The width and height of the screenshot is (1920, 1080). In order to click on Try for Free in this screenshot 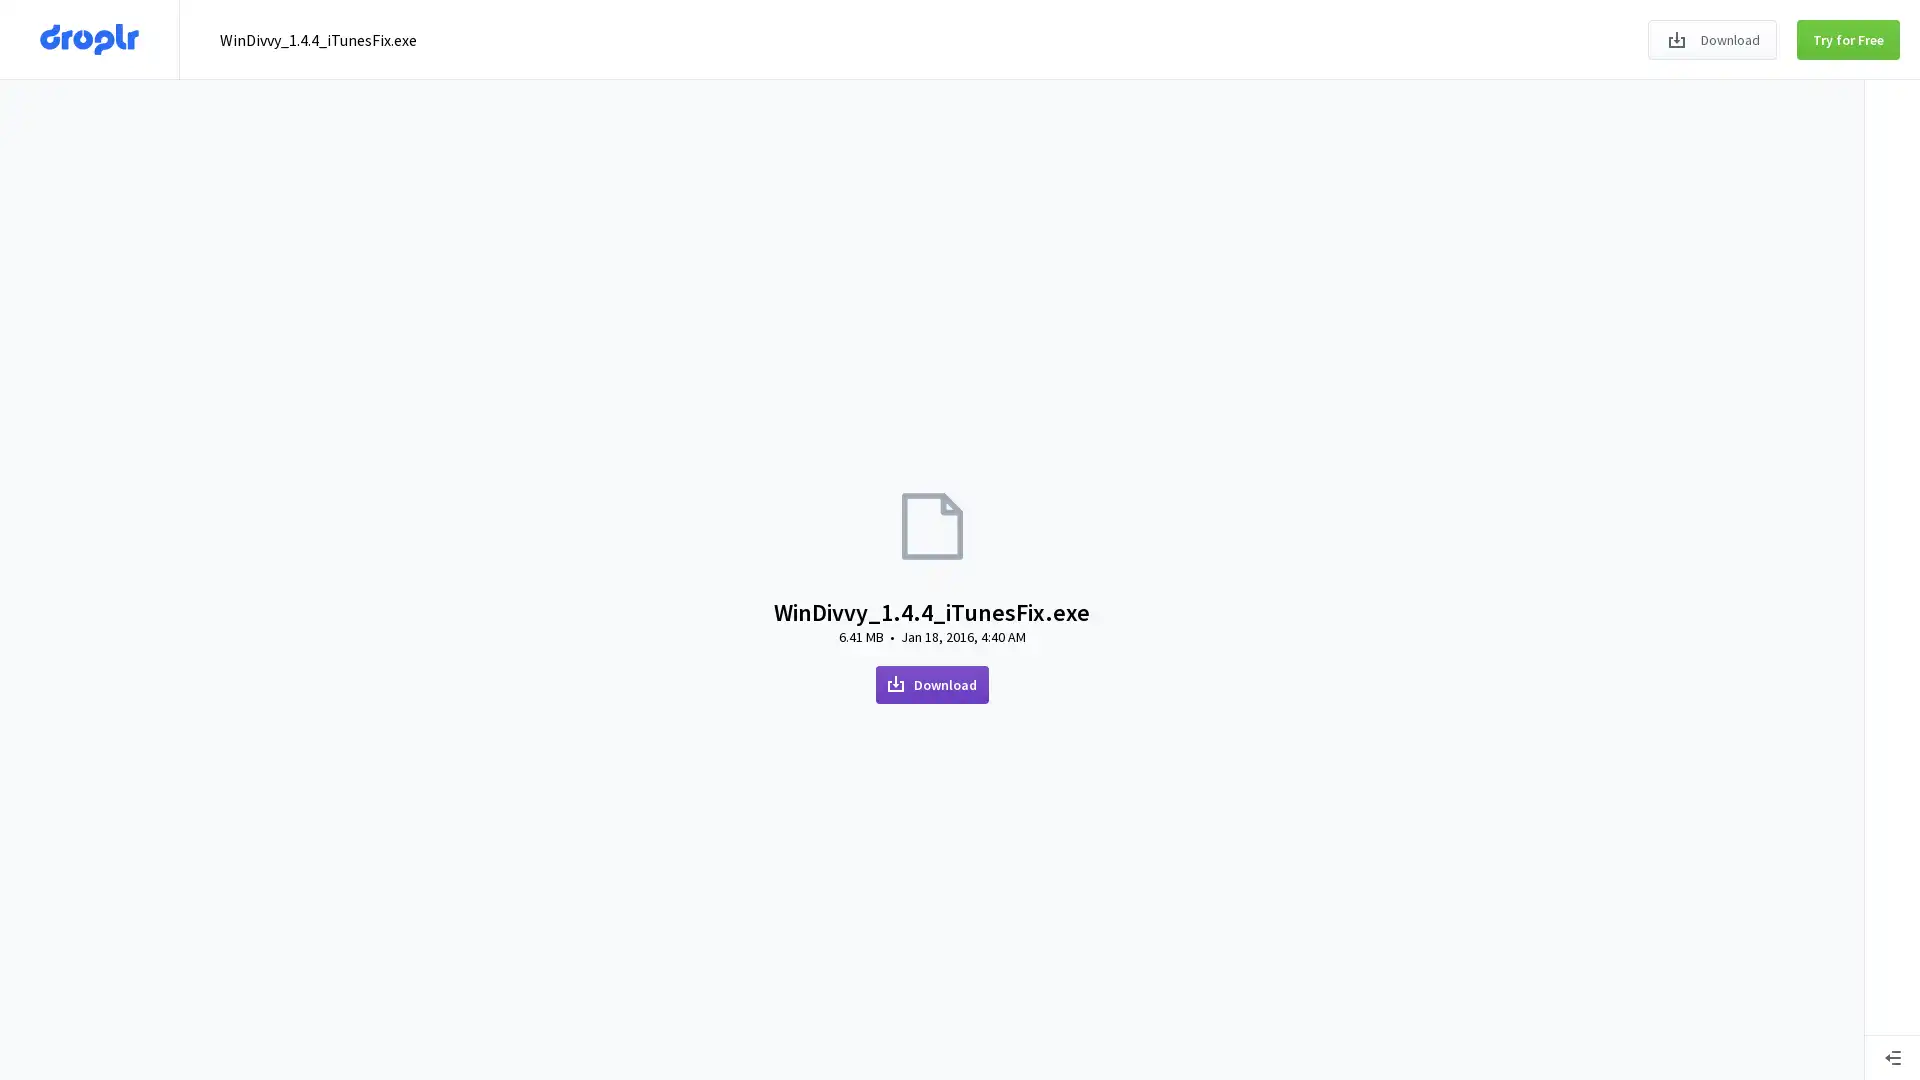, I will do `click(1847, 38)`.